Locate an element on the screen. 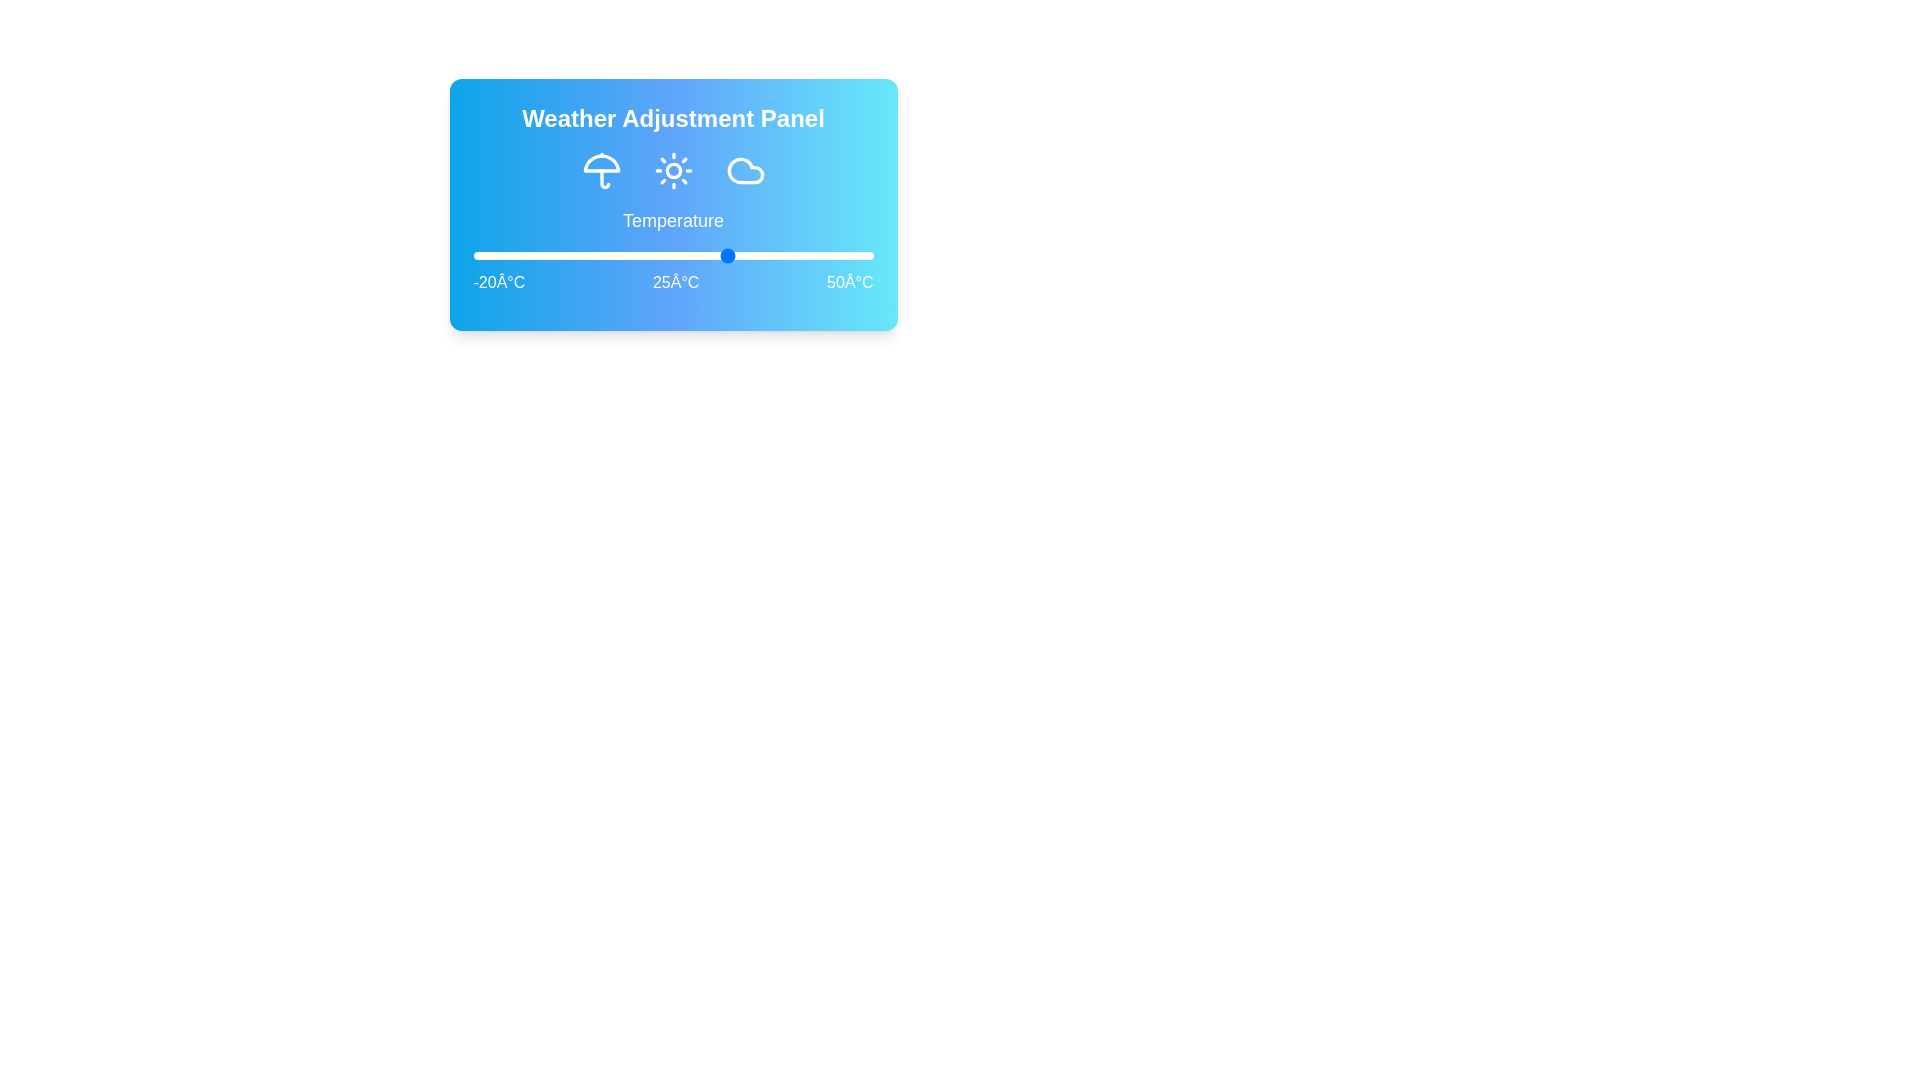 The image size is (1920, 1080). the temperature slider to 2°C is located at coordinates (598, 254).